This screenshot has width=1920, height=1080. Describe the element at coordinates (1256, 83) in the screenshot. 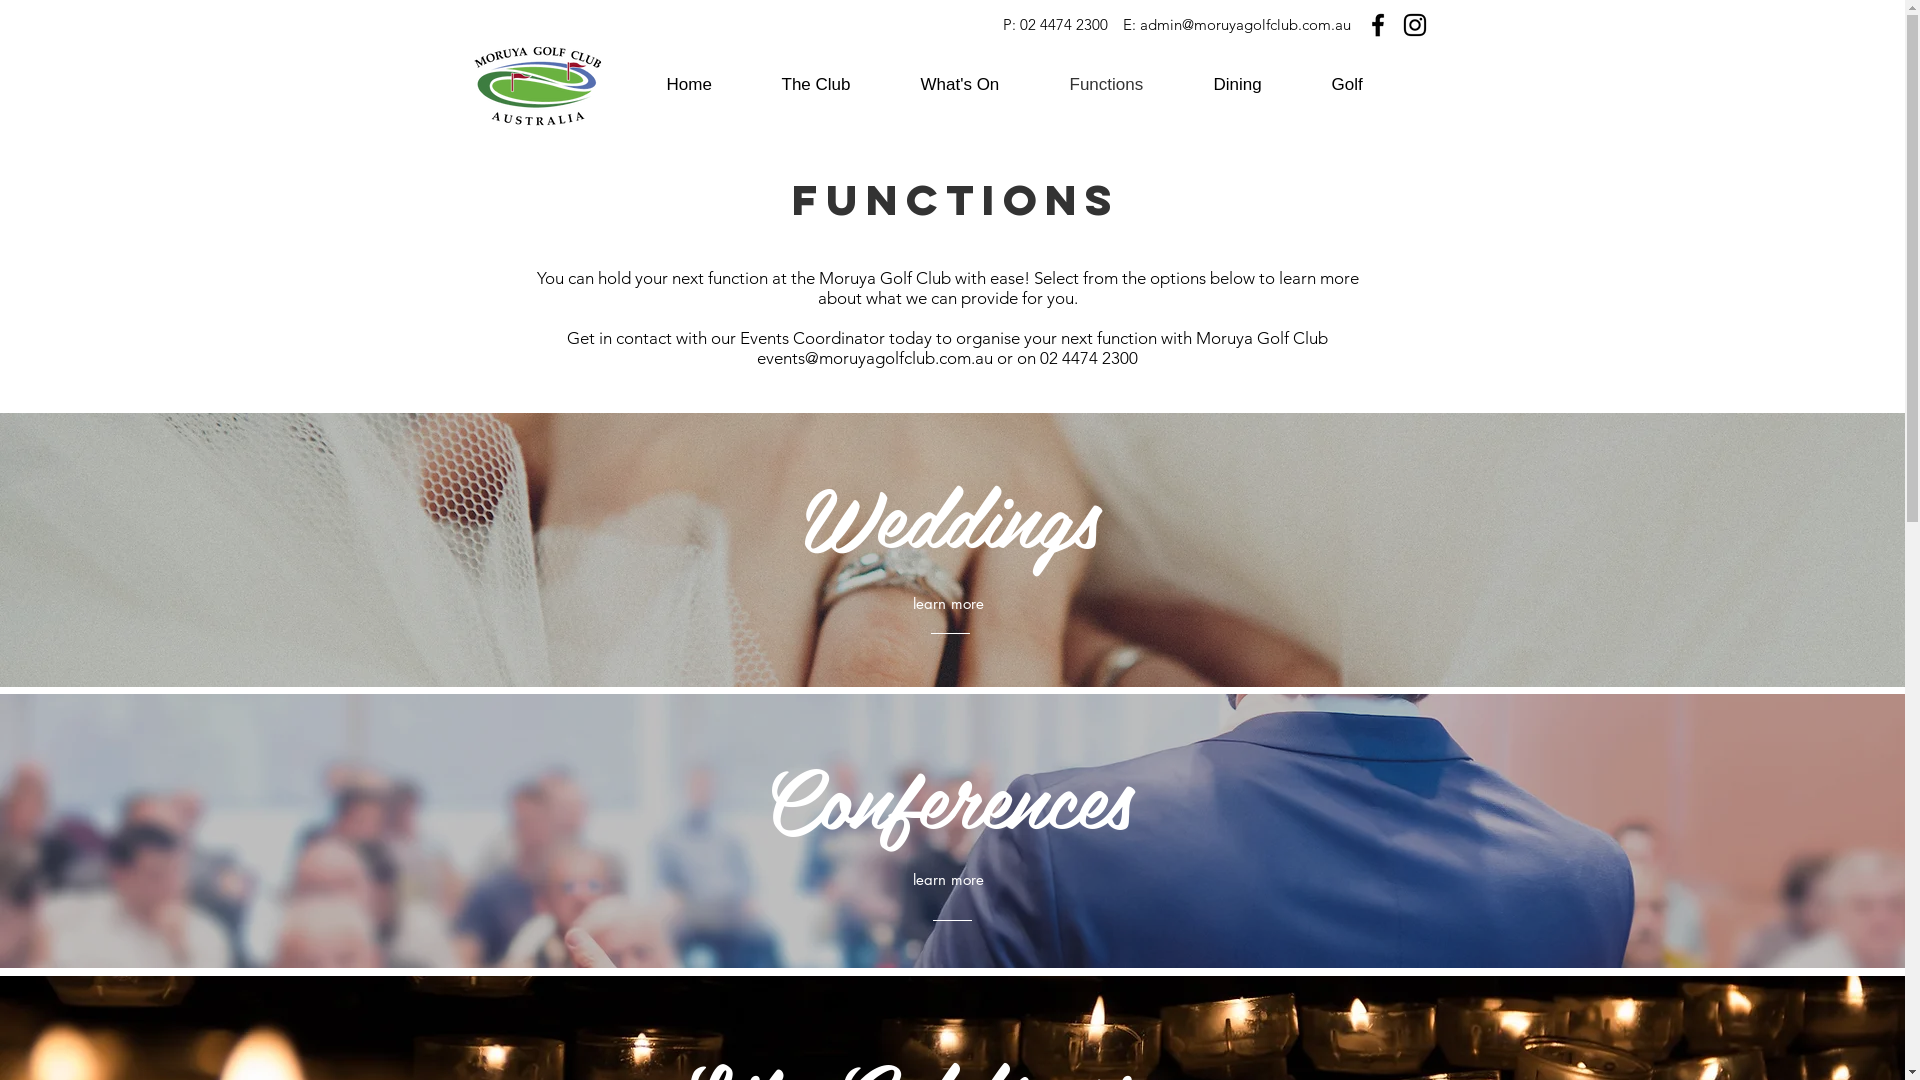

I see `'Dining'` at that location.